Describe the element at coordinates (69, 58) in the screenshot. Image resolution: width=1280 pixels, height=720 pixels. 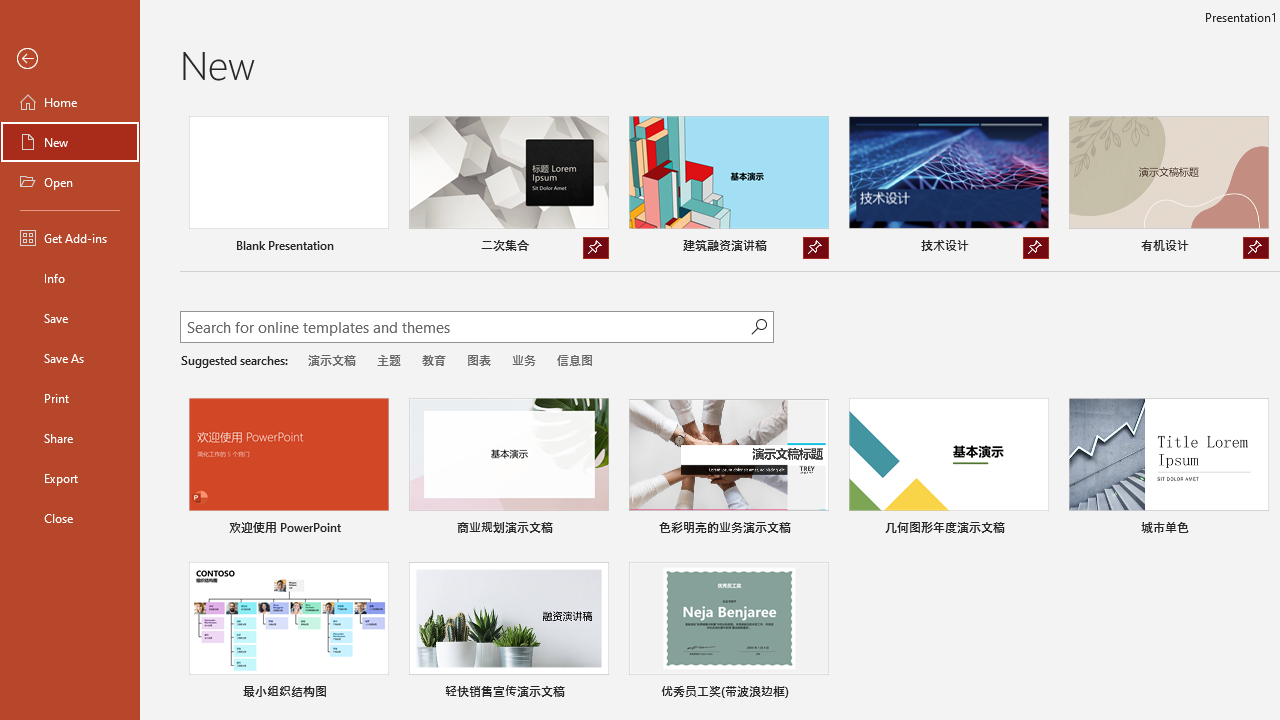
I see `'Back'` at that location.